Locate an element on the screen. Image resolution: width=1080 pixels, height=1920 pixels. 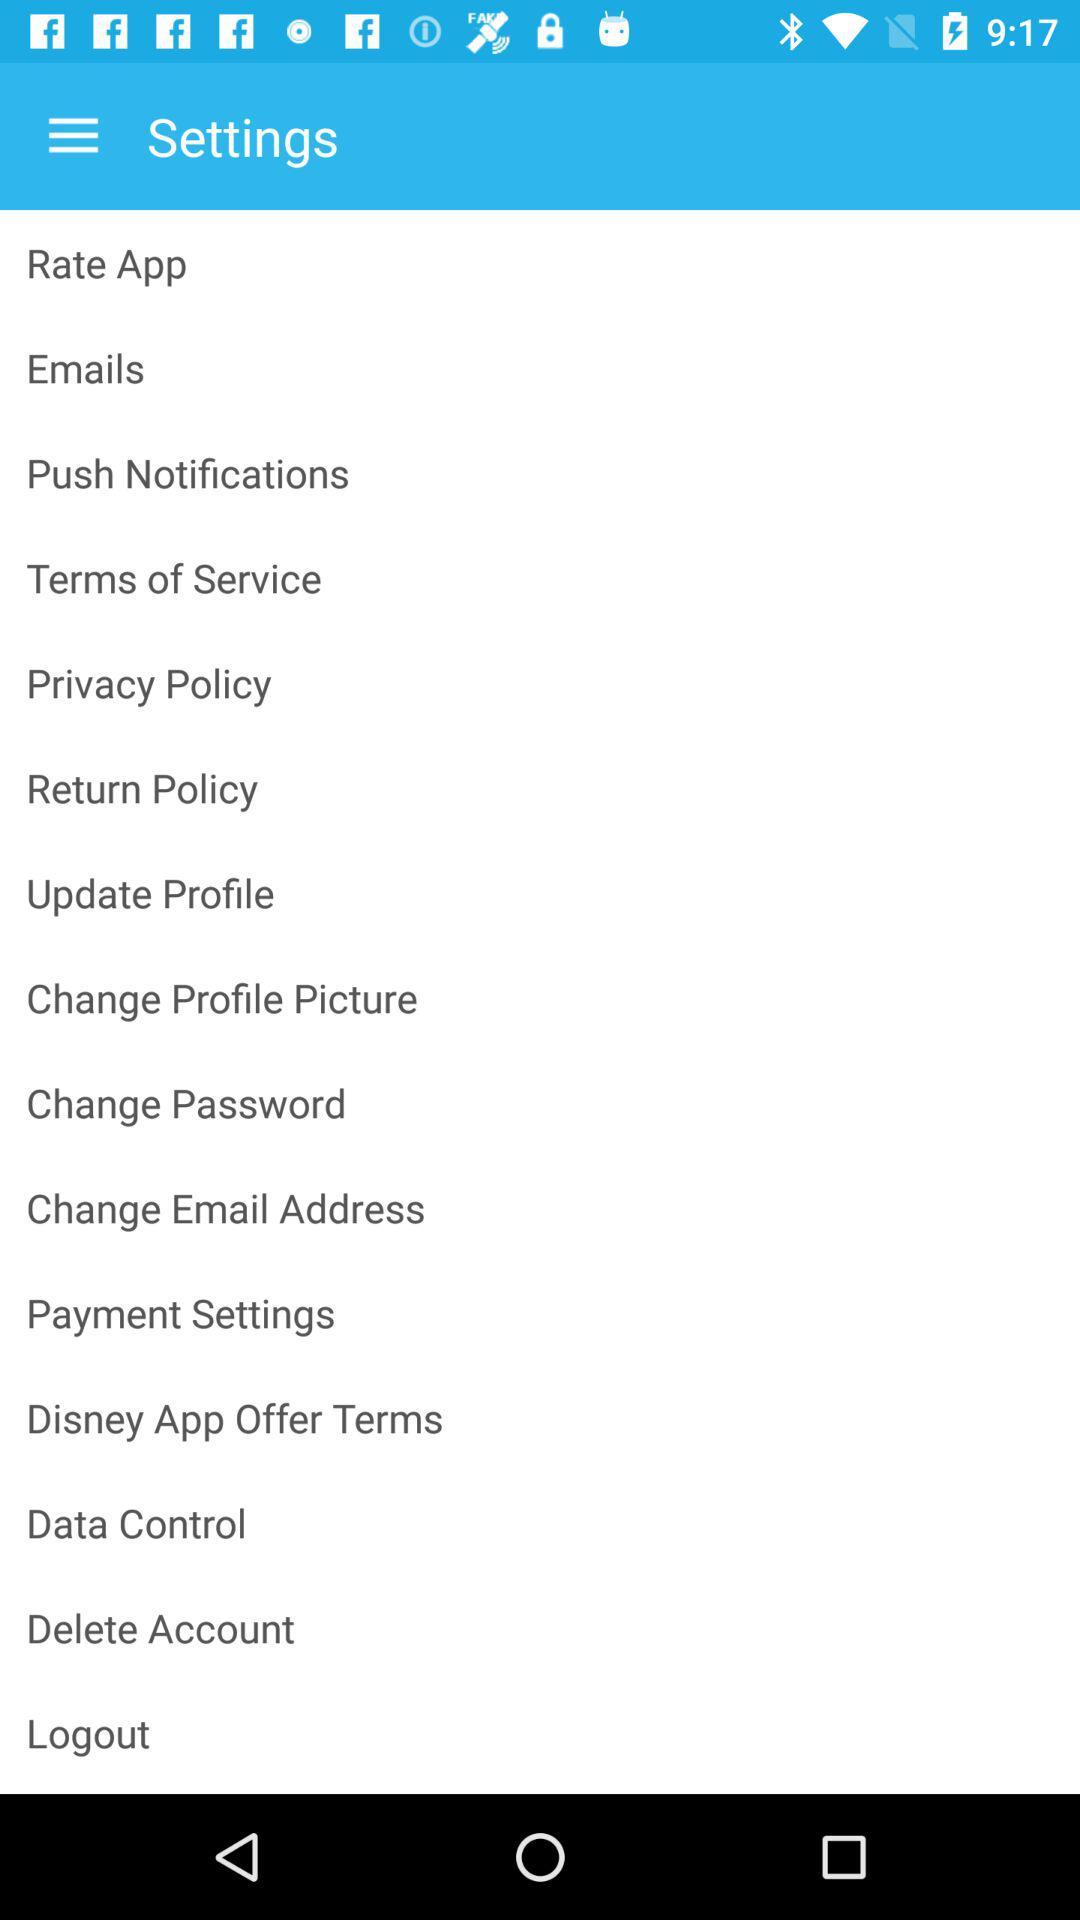
icon to the left of settings icon is located at coordinates (72, 135).